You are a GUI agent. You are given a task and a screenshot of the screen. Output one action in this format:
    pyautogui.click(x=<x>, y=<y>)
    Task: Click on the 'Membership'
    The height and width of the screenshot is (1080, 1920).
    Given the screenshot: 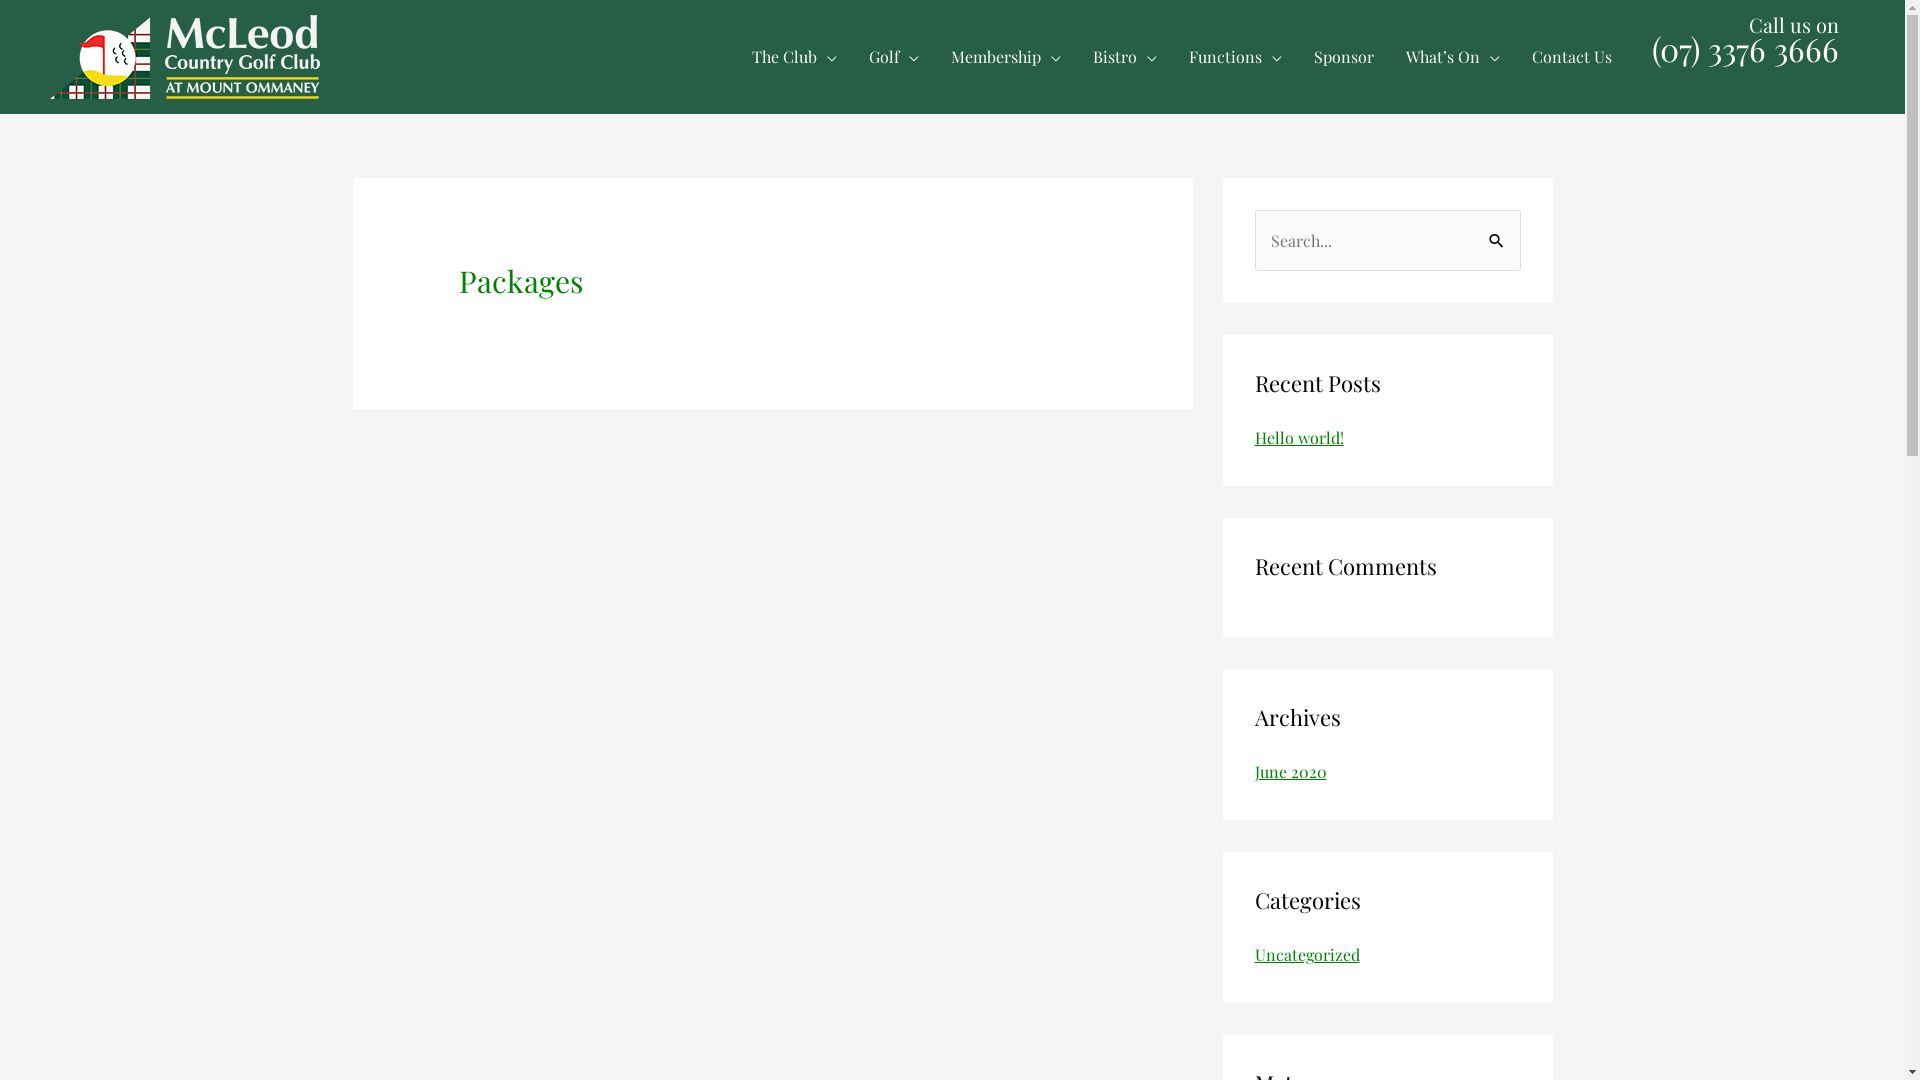 What is the action you would take?
    pyautogui.click(x=1006, y=56)
    